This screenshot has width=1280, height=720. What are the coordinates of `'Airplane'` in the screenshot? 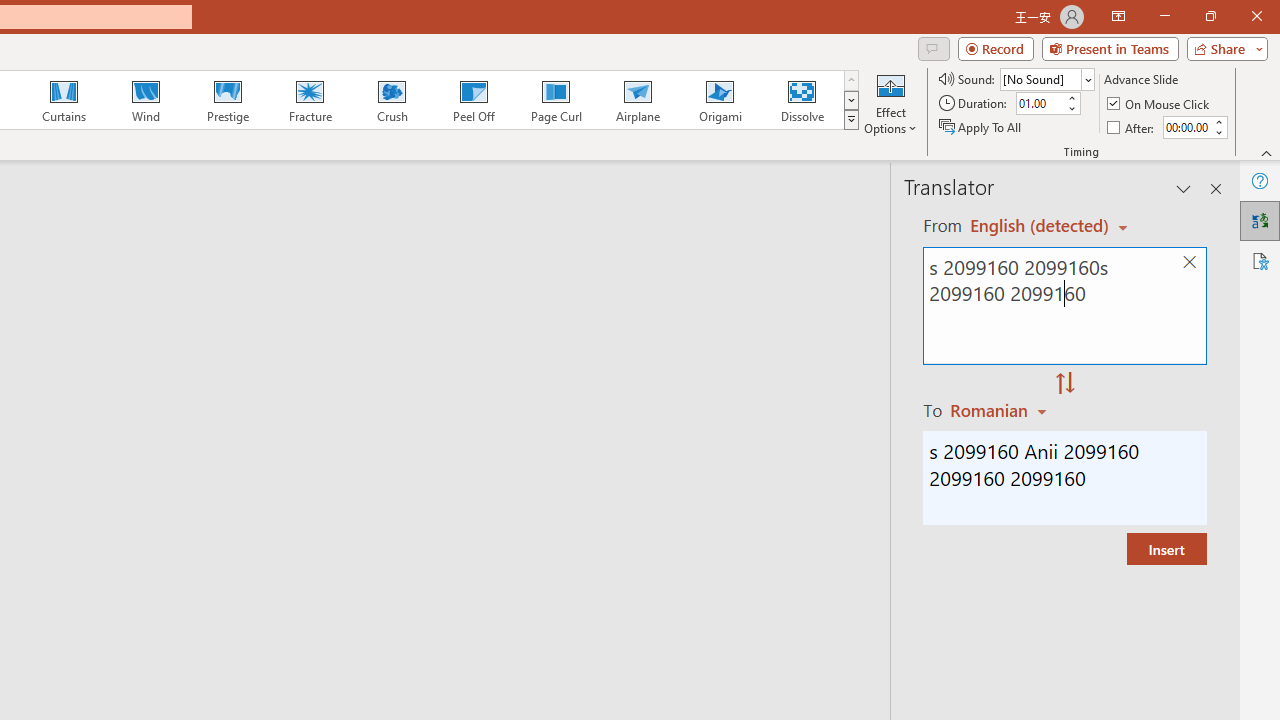 It's located at (636, 100).